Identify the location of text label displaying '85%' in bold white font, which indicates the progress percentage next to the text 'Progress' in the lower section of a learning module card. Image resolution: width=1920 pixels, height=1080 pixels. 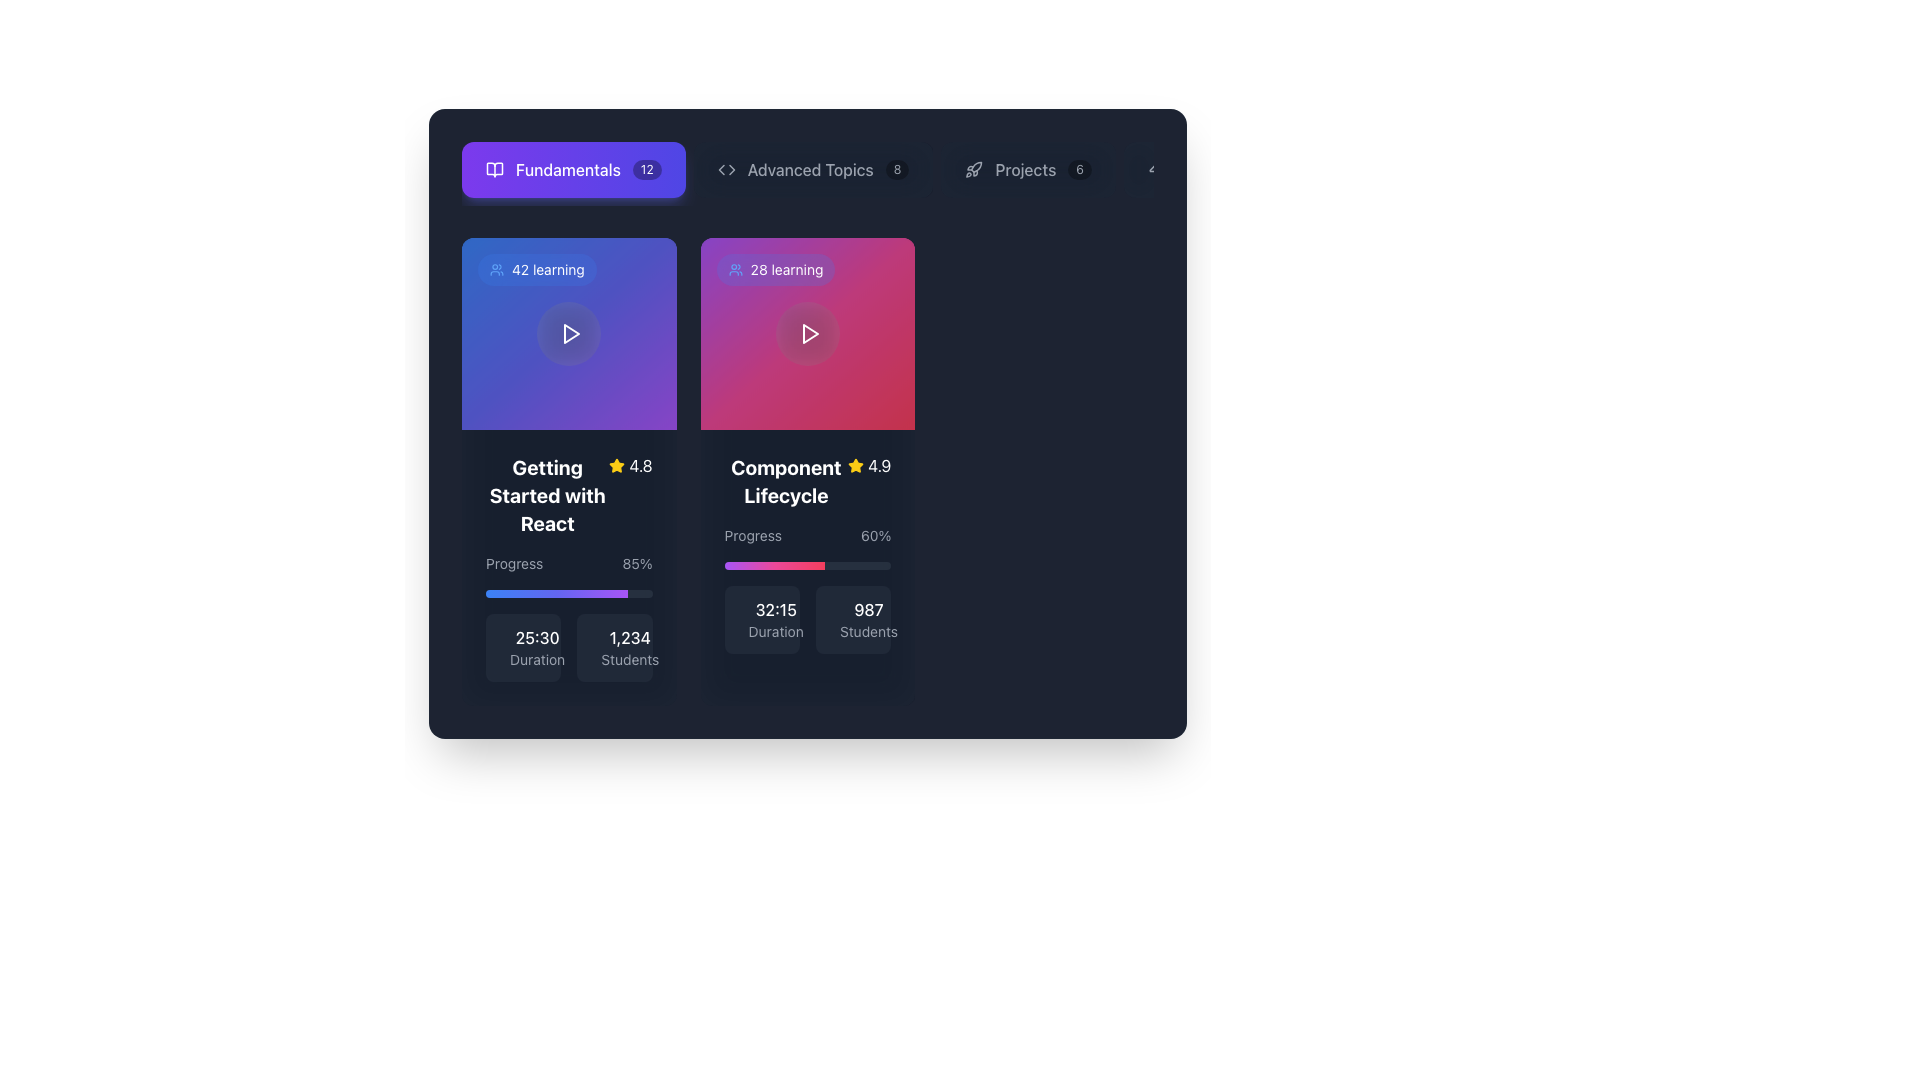
(636, 563).